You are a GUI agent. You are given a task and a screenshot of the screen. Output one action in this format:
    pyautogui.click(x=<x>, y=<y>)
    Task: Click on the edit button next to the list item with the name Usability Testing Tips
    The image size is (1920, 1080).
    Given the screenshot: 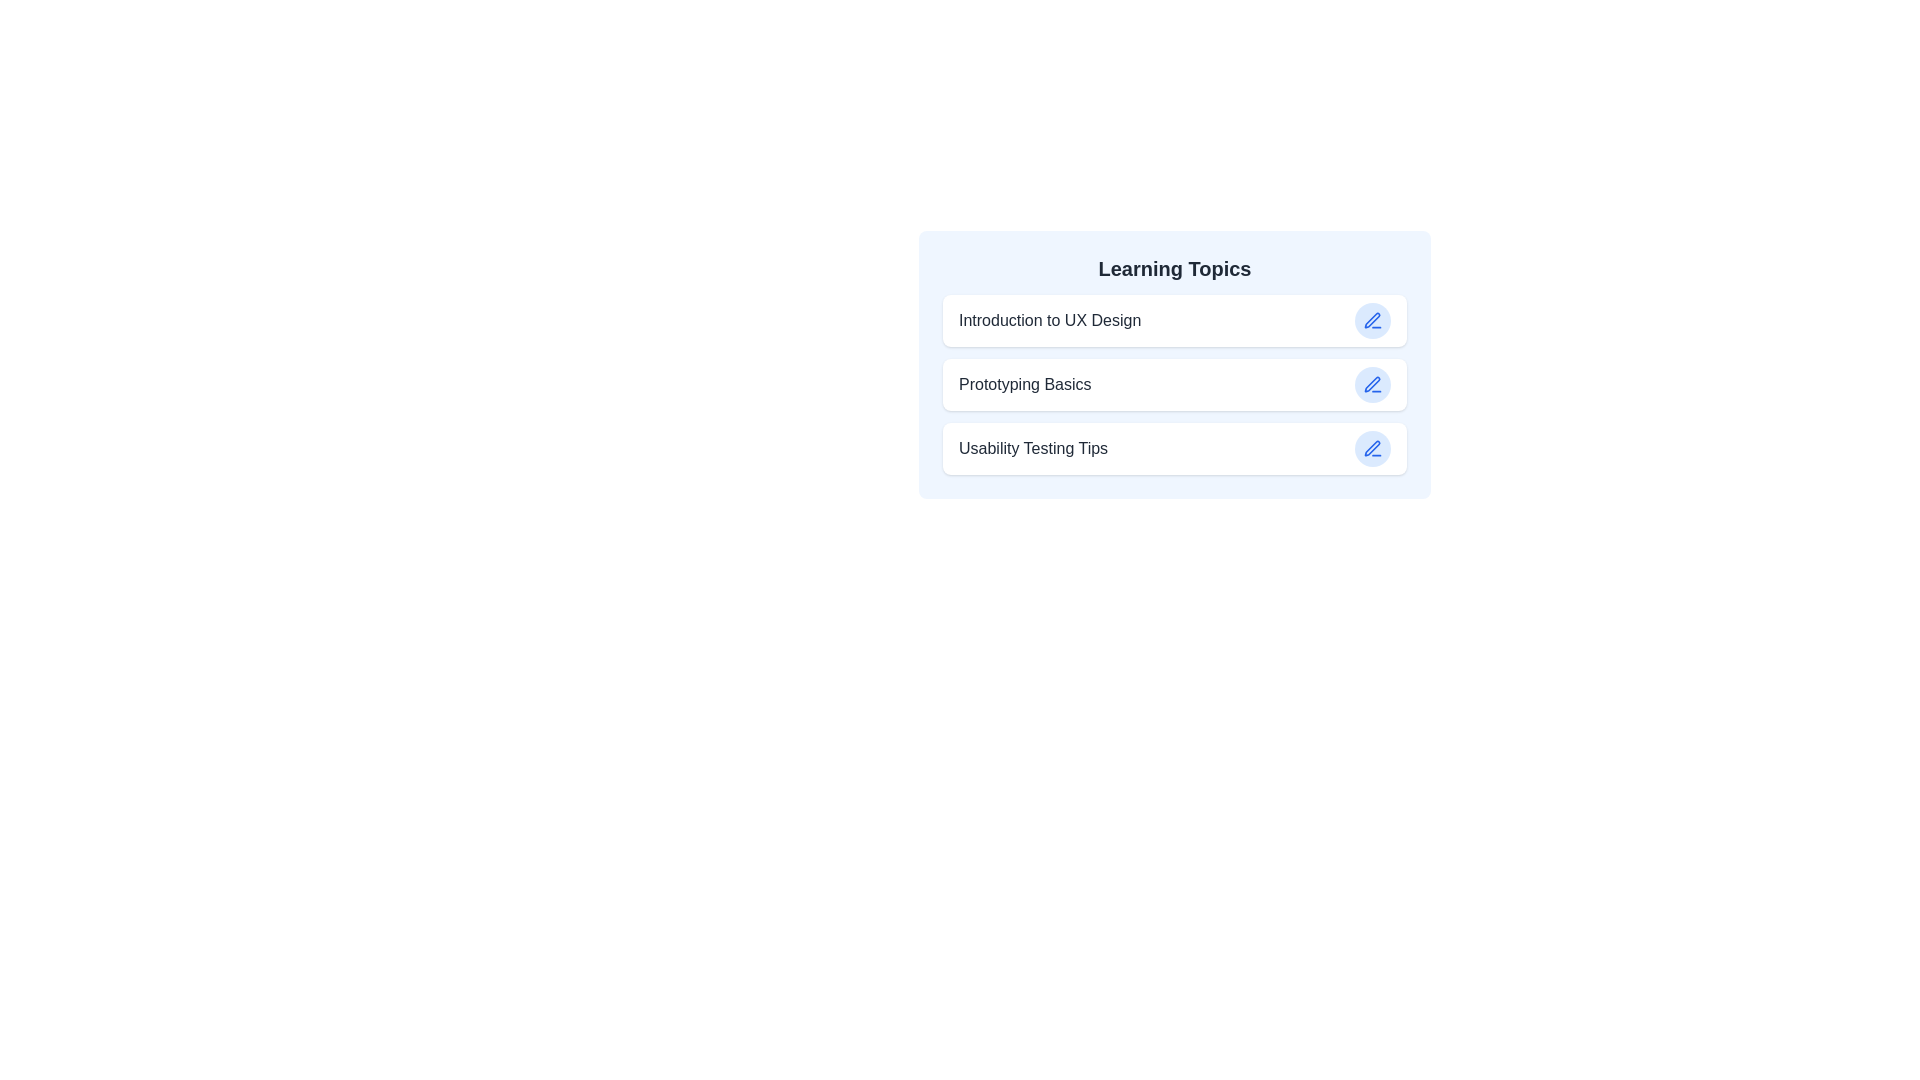 What is the action you would take?
    pyautogui.click(x=1371, y=447)
    